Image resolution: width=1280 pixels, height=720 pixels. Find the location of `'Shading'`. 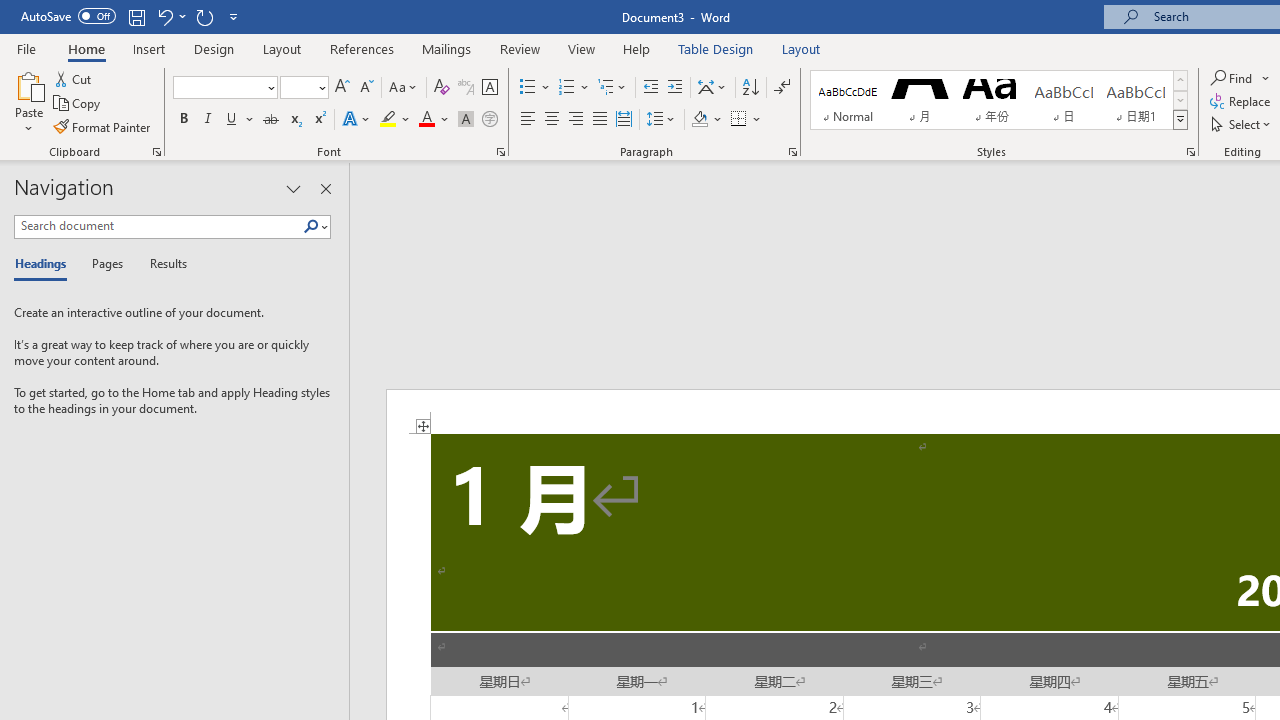

'Shading' is located at coordinates (707, 119).